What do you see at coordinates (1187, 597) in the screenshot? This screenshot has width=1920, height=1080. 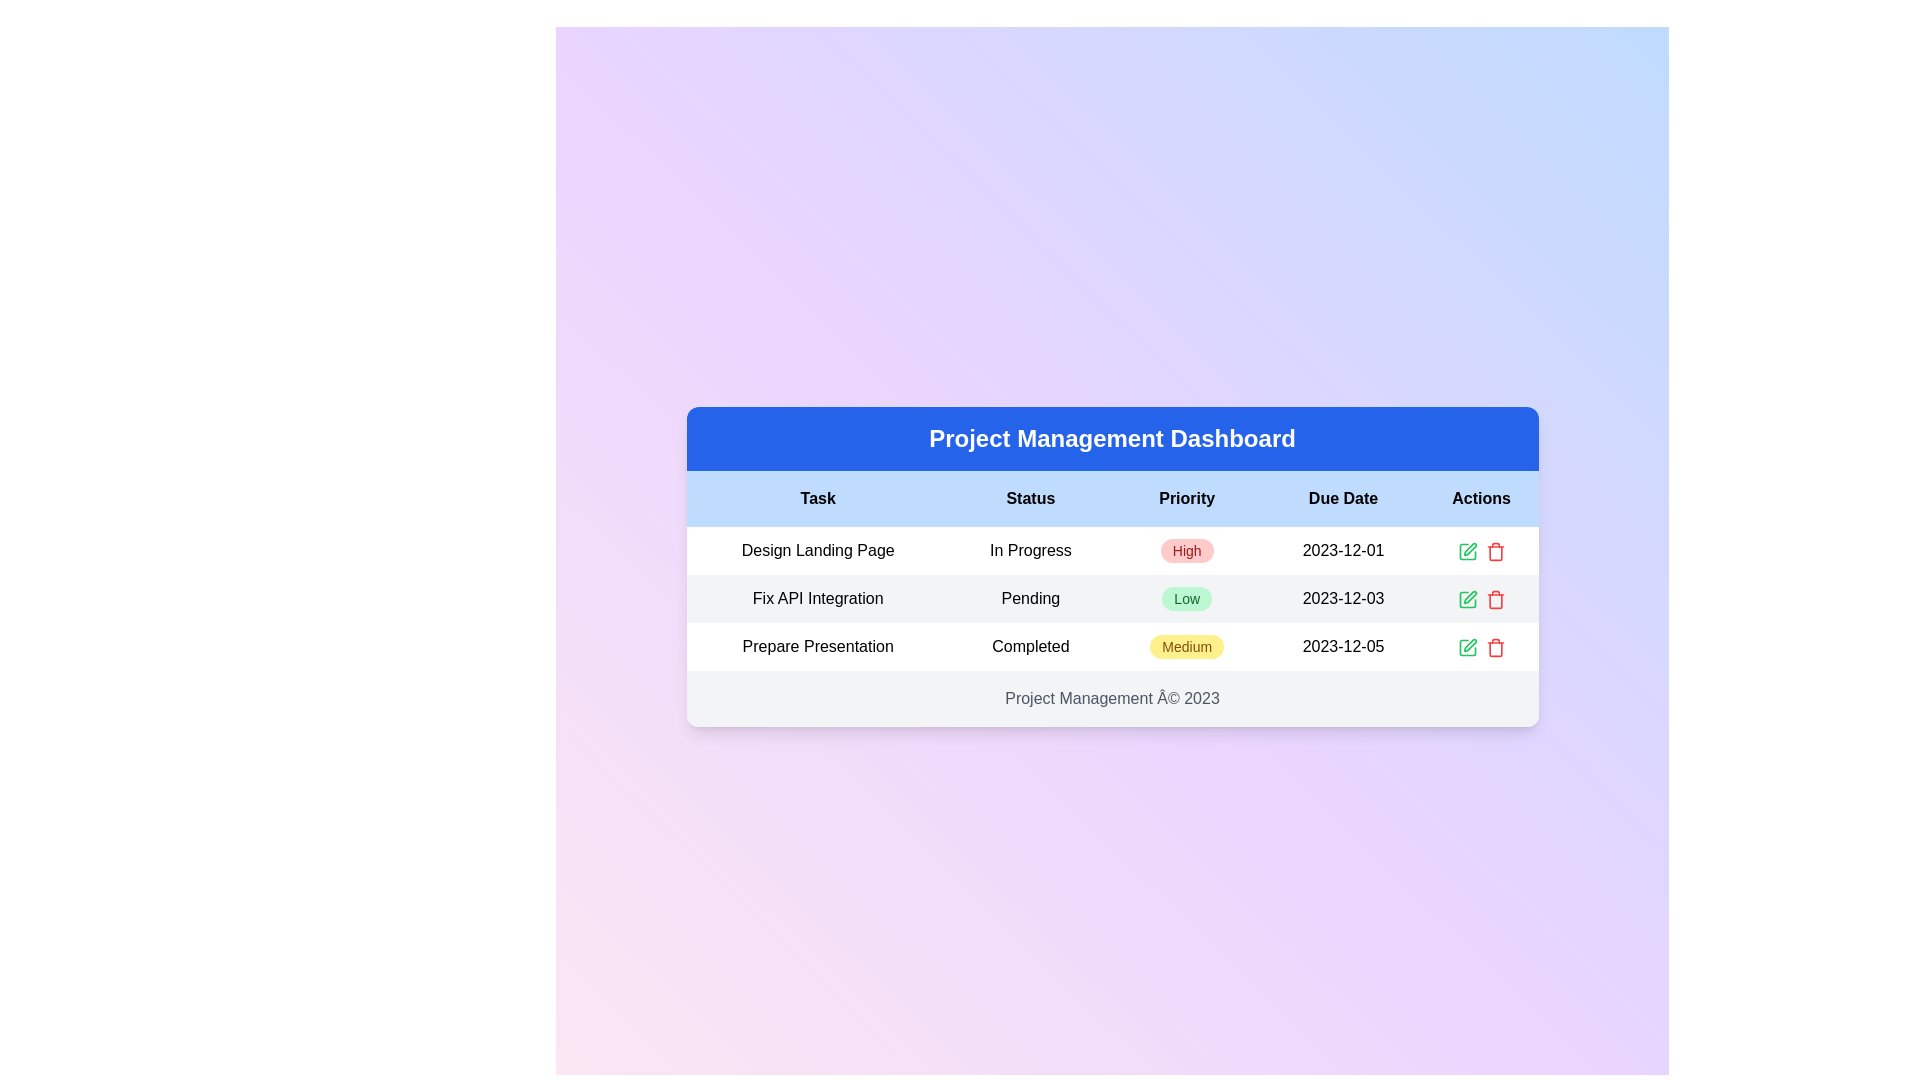 I see `the non-interactive status label component that displays 'Low' in the third column of the second row of the table` at bounding box center [1187, 597].